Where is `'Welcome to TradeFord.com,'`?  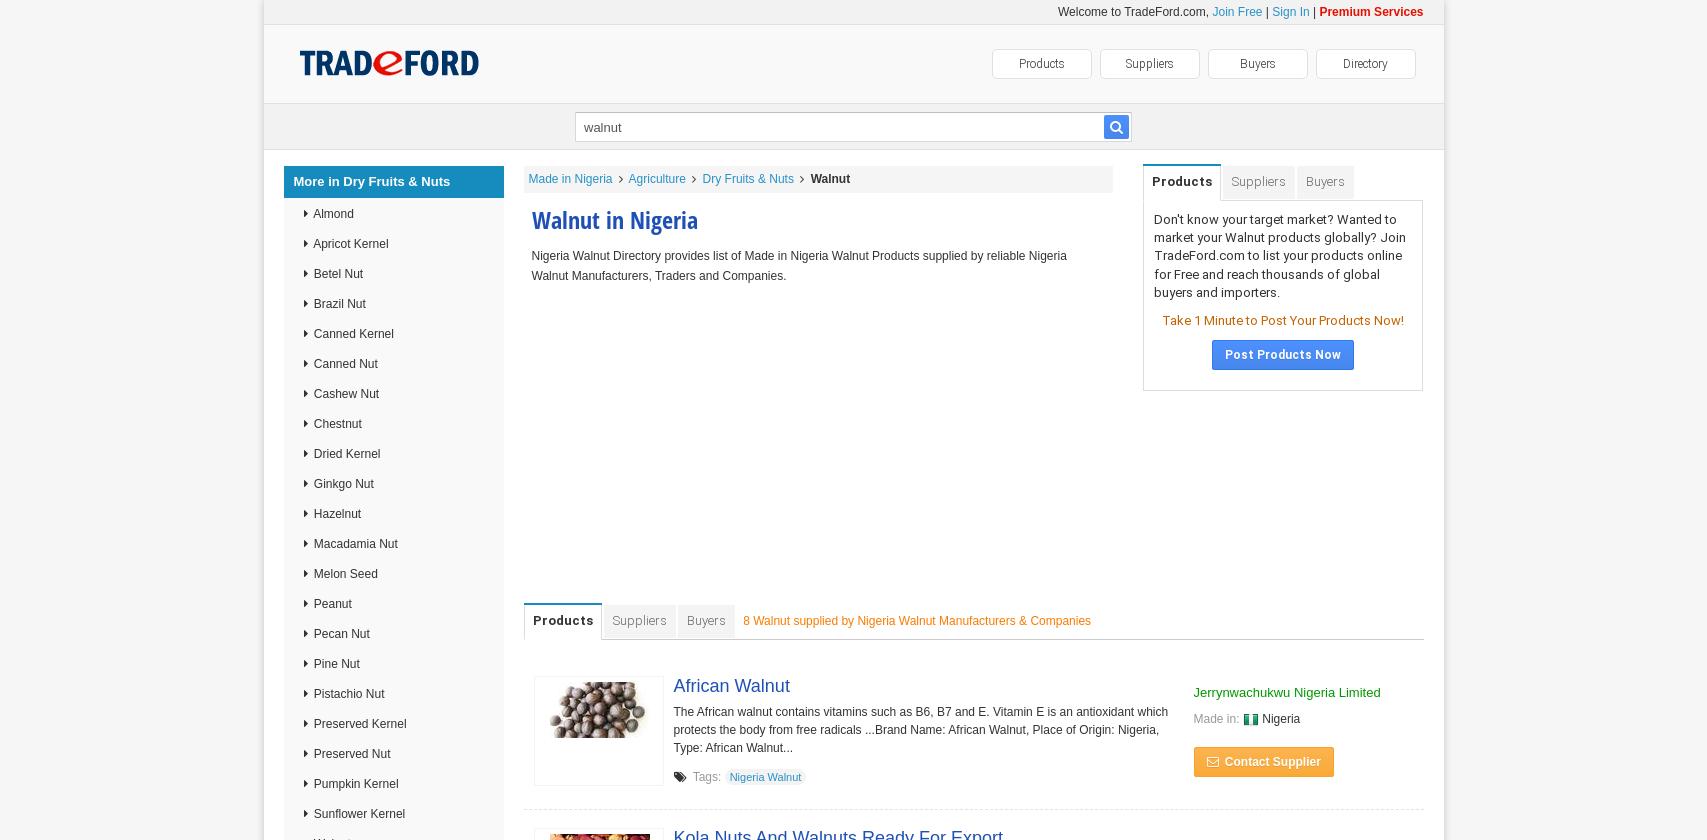
'Welcome to TradeFord.com,' is located at coordinates (1133, 12).